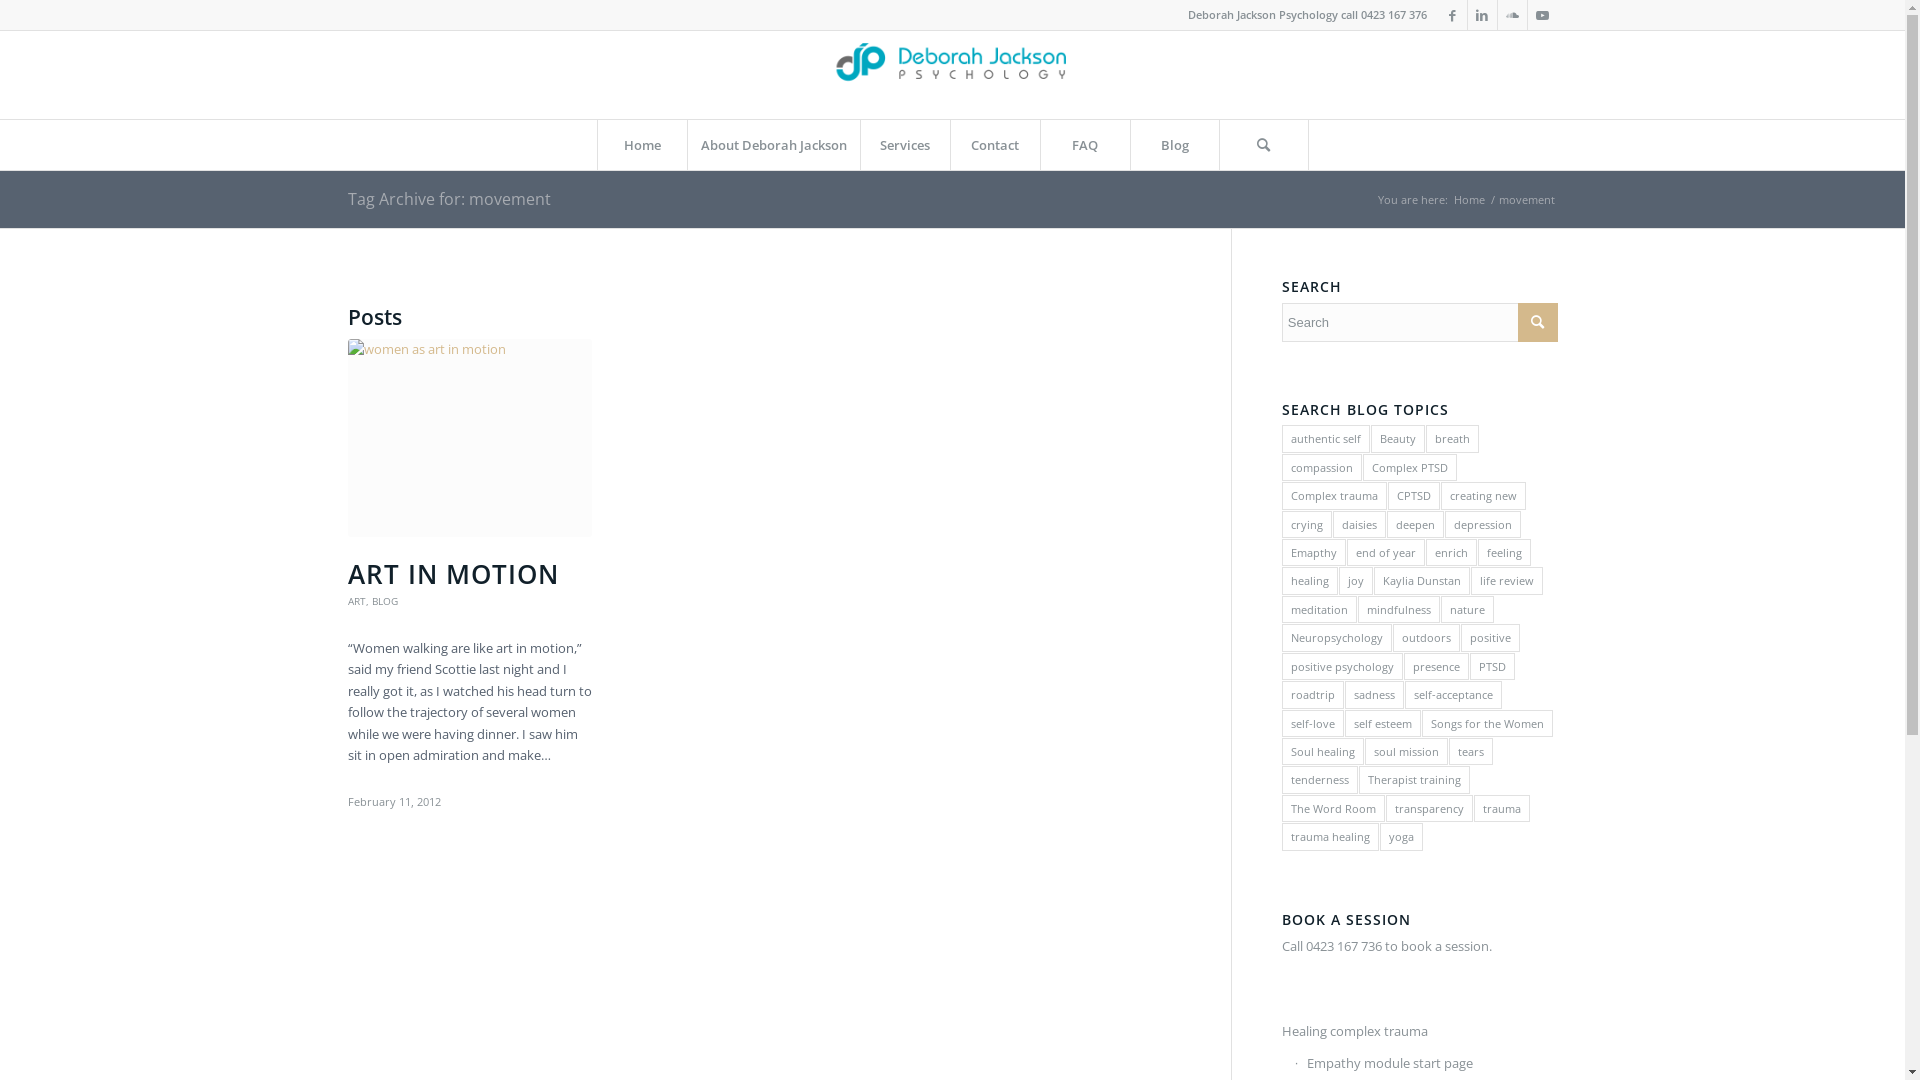 This screenshot has width=1920, height=1080. I want to click on 'breath', so click(1452, 437).